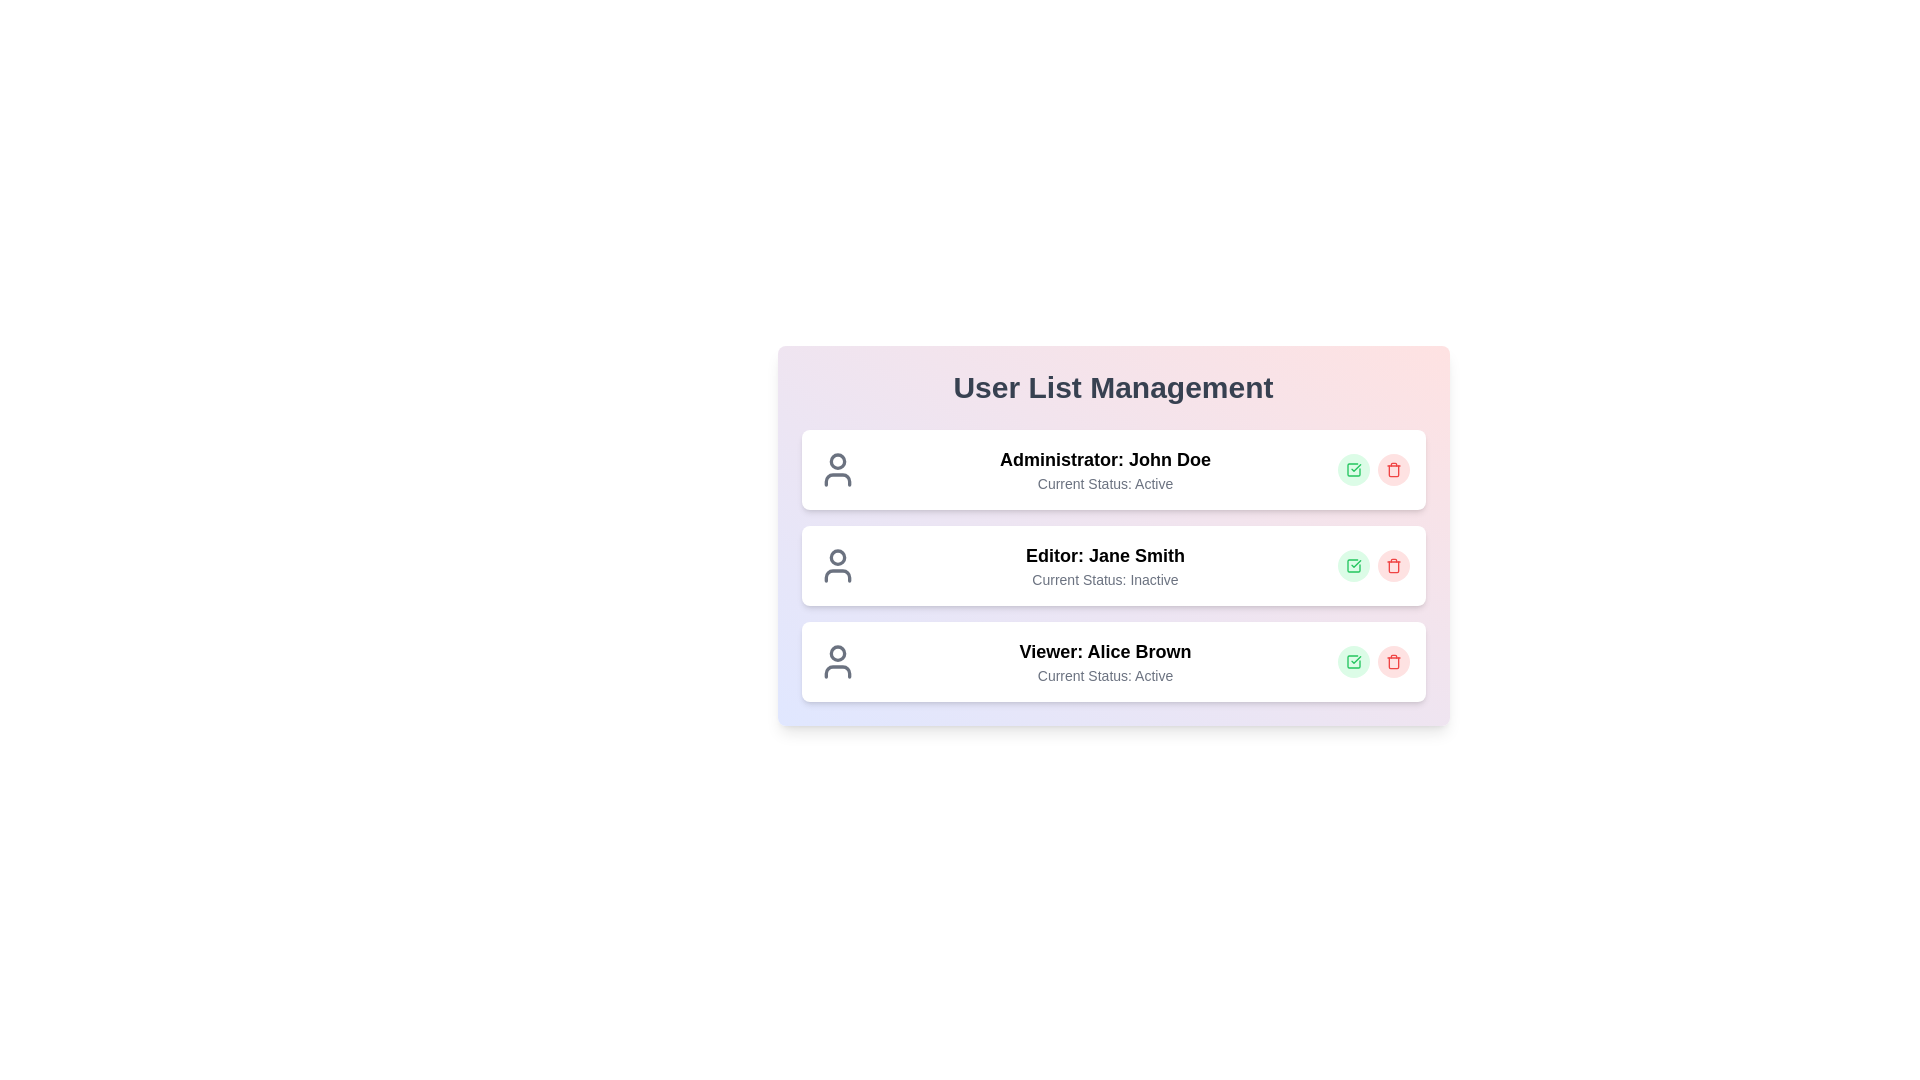  I want to click on the user icon representing the profile of 'Viewer: Alice Brown', so click(837, 662).